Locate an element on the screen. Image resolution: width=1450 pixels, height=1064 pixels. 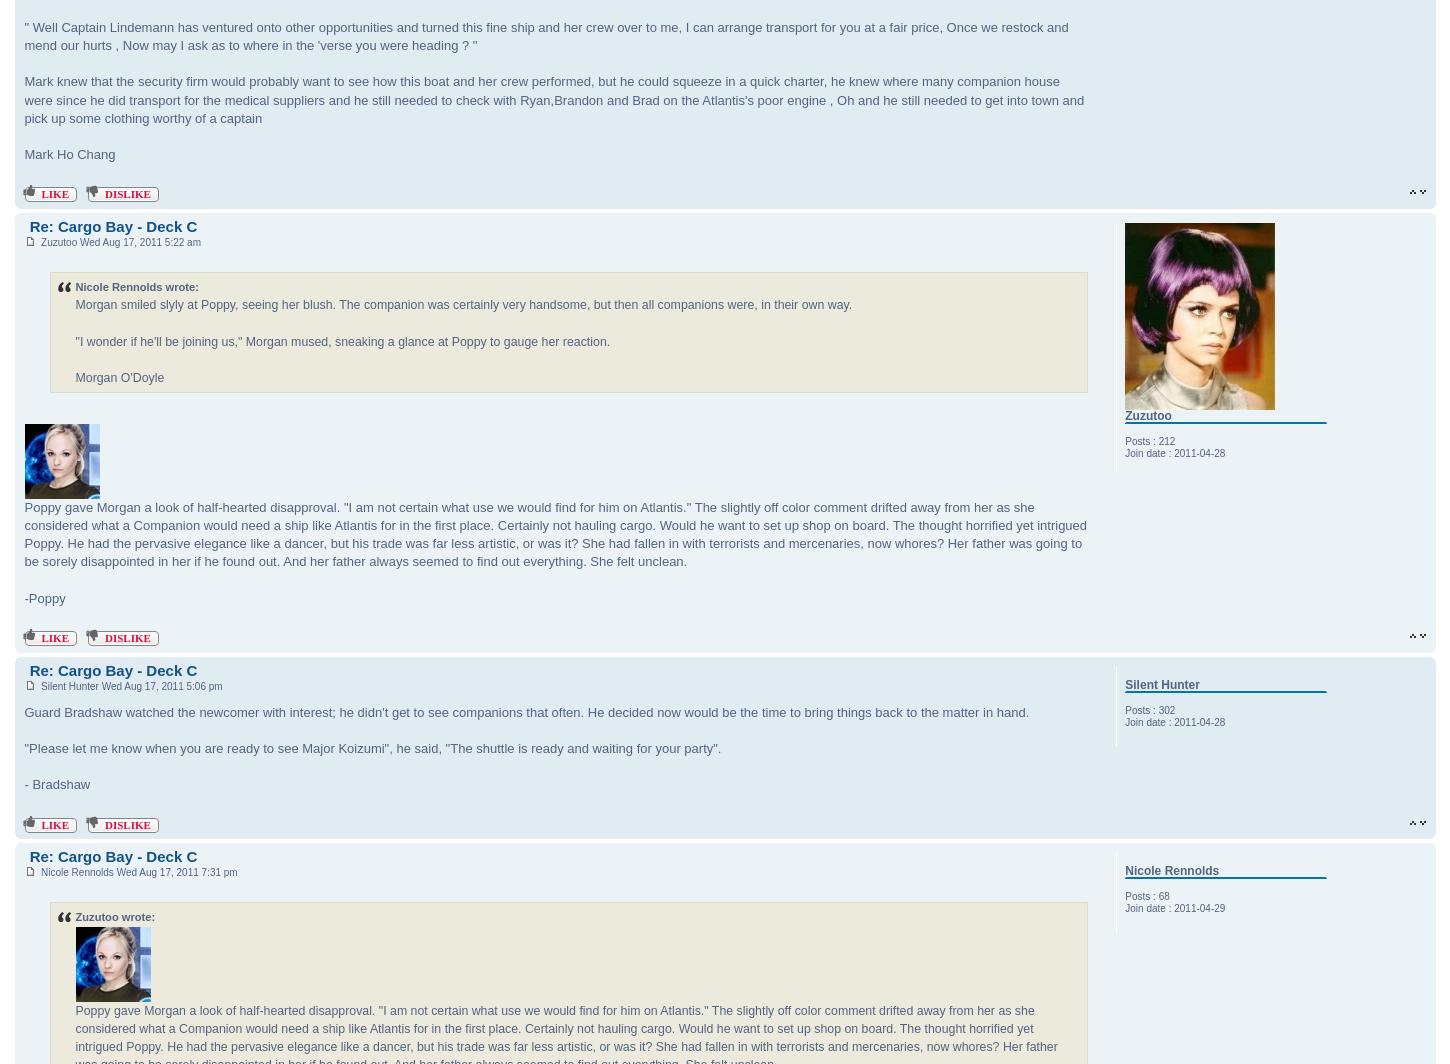
'Guard Bradshaw watched the newcomer with interest; he didn't get to see companions that often. He decided now would be the time to bring things back to the matter in hand.' is located at coordinates (24, 711).